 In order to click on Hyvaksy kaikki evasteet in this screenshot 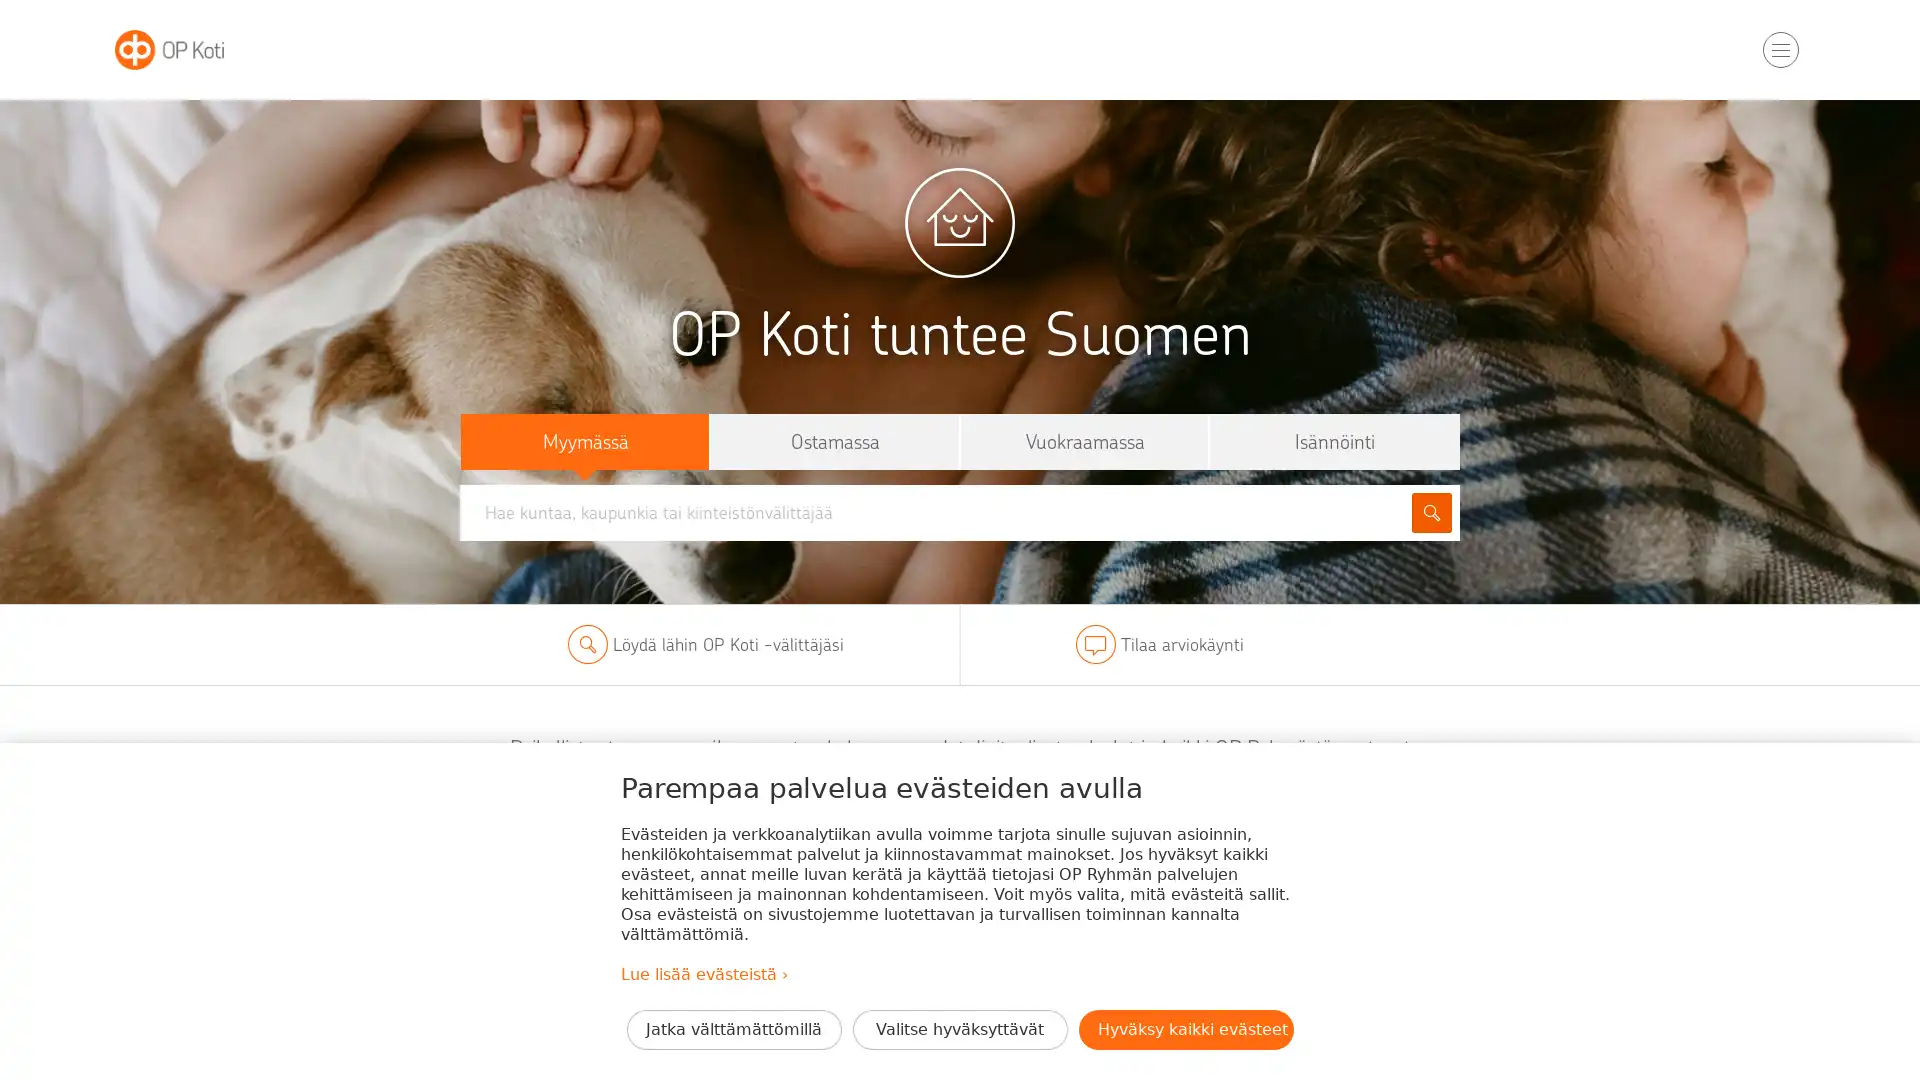, I will do `click(1185, 1029)`.